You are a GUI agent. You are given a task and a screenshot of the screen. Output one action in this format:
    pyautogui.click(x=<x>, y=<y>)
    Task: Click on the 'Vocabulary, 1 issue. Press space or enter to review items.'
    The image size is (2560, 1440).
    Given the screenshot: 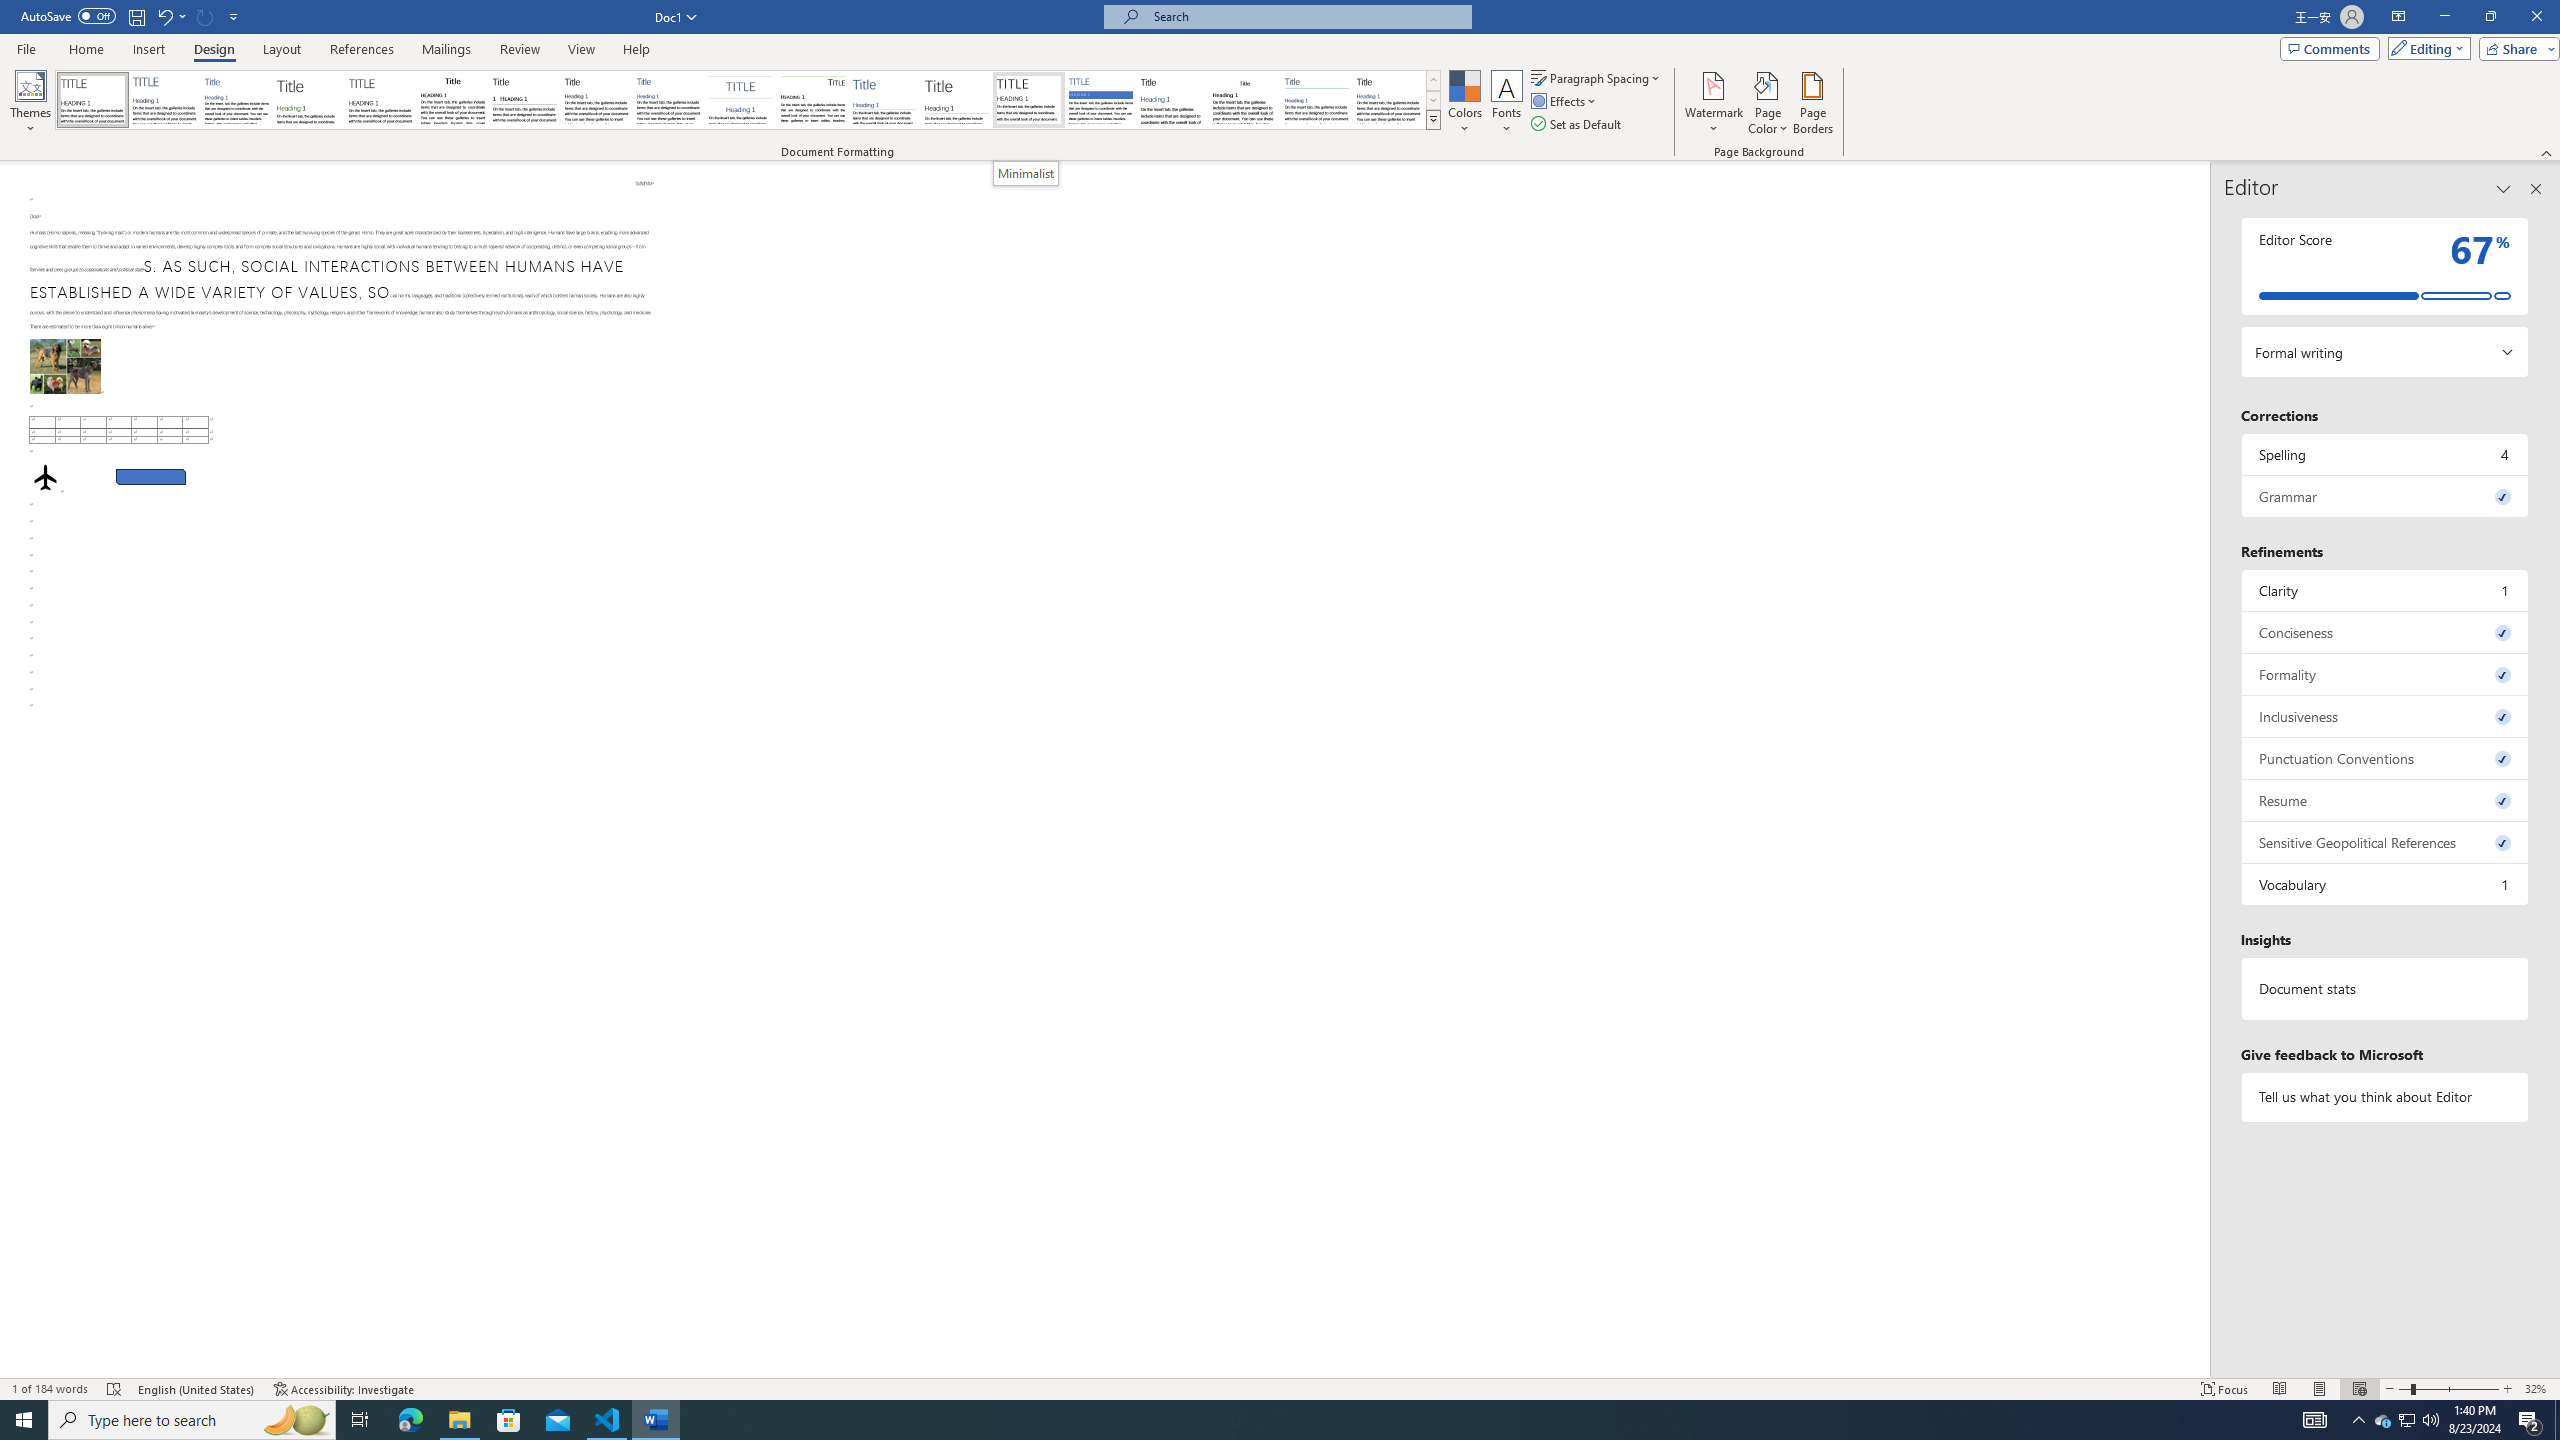 What is the action you would take?
    pyautogui.click(x=2384, y=884)
    